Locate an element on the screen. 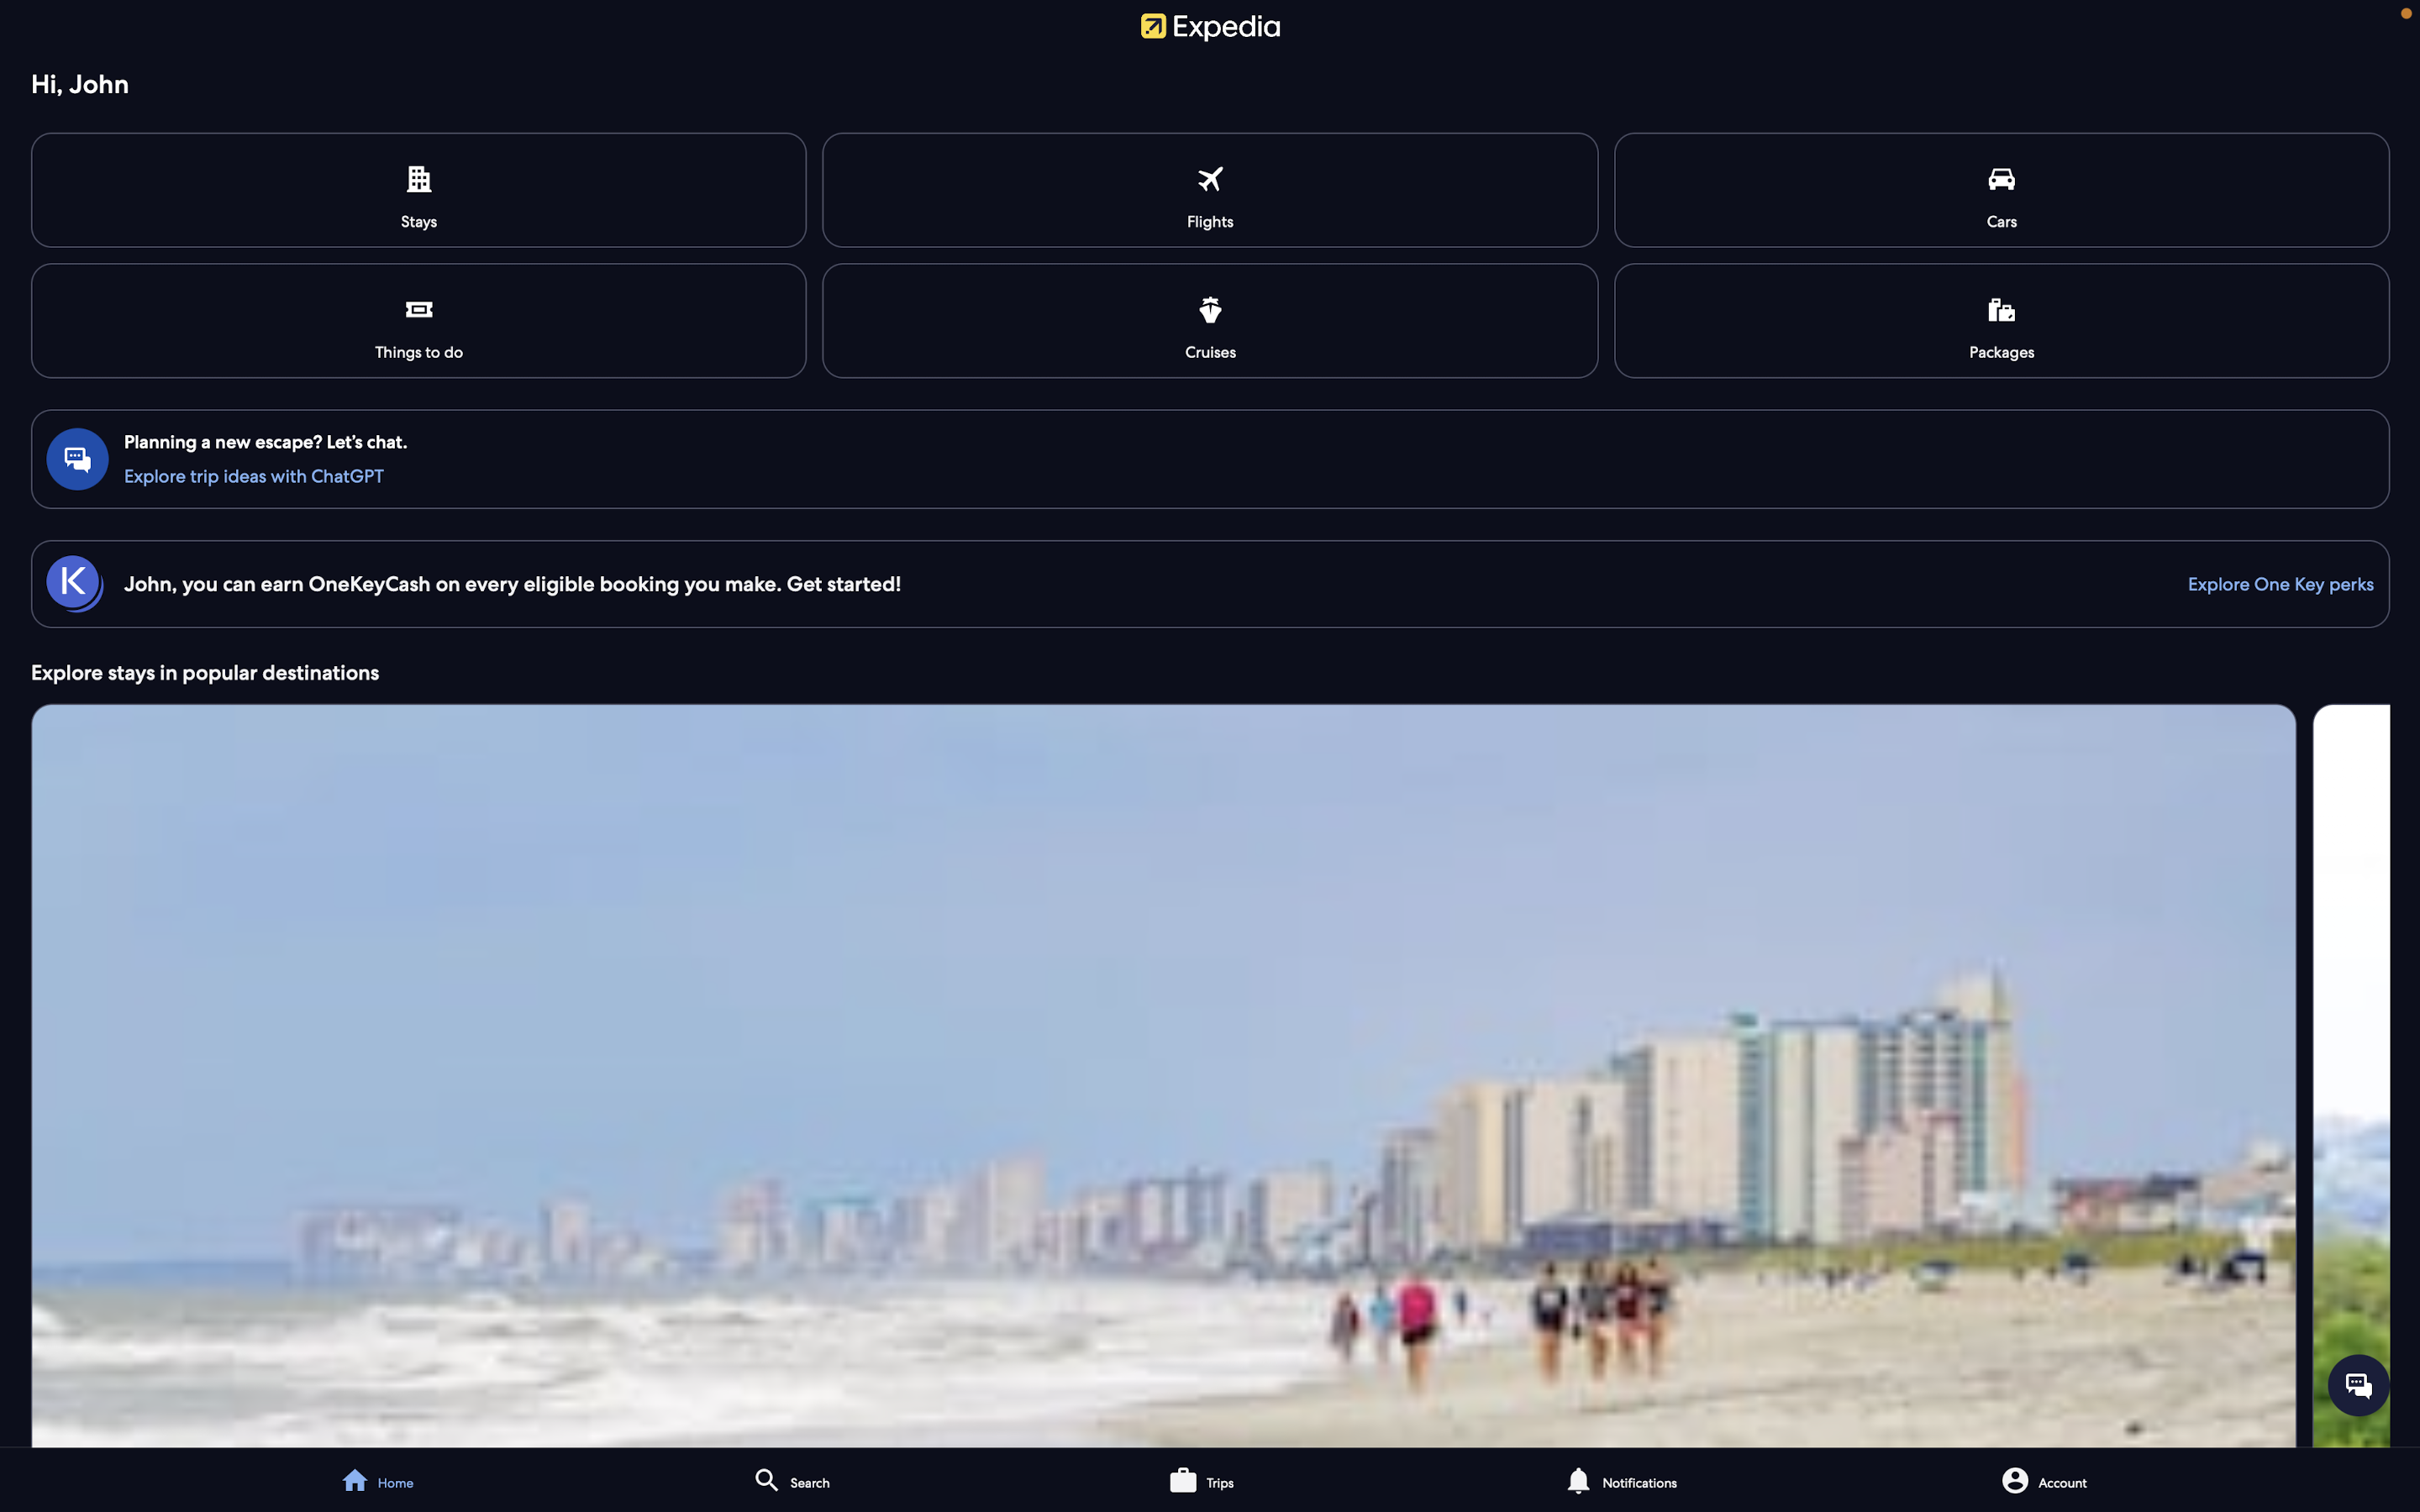  Use the "explore stays" function is located at coordinates (1210, 1072).